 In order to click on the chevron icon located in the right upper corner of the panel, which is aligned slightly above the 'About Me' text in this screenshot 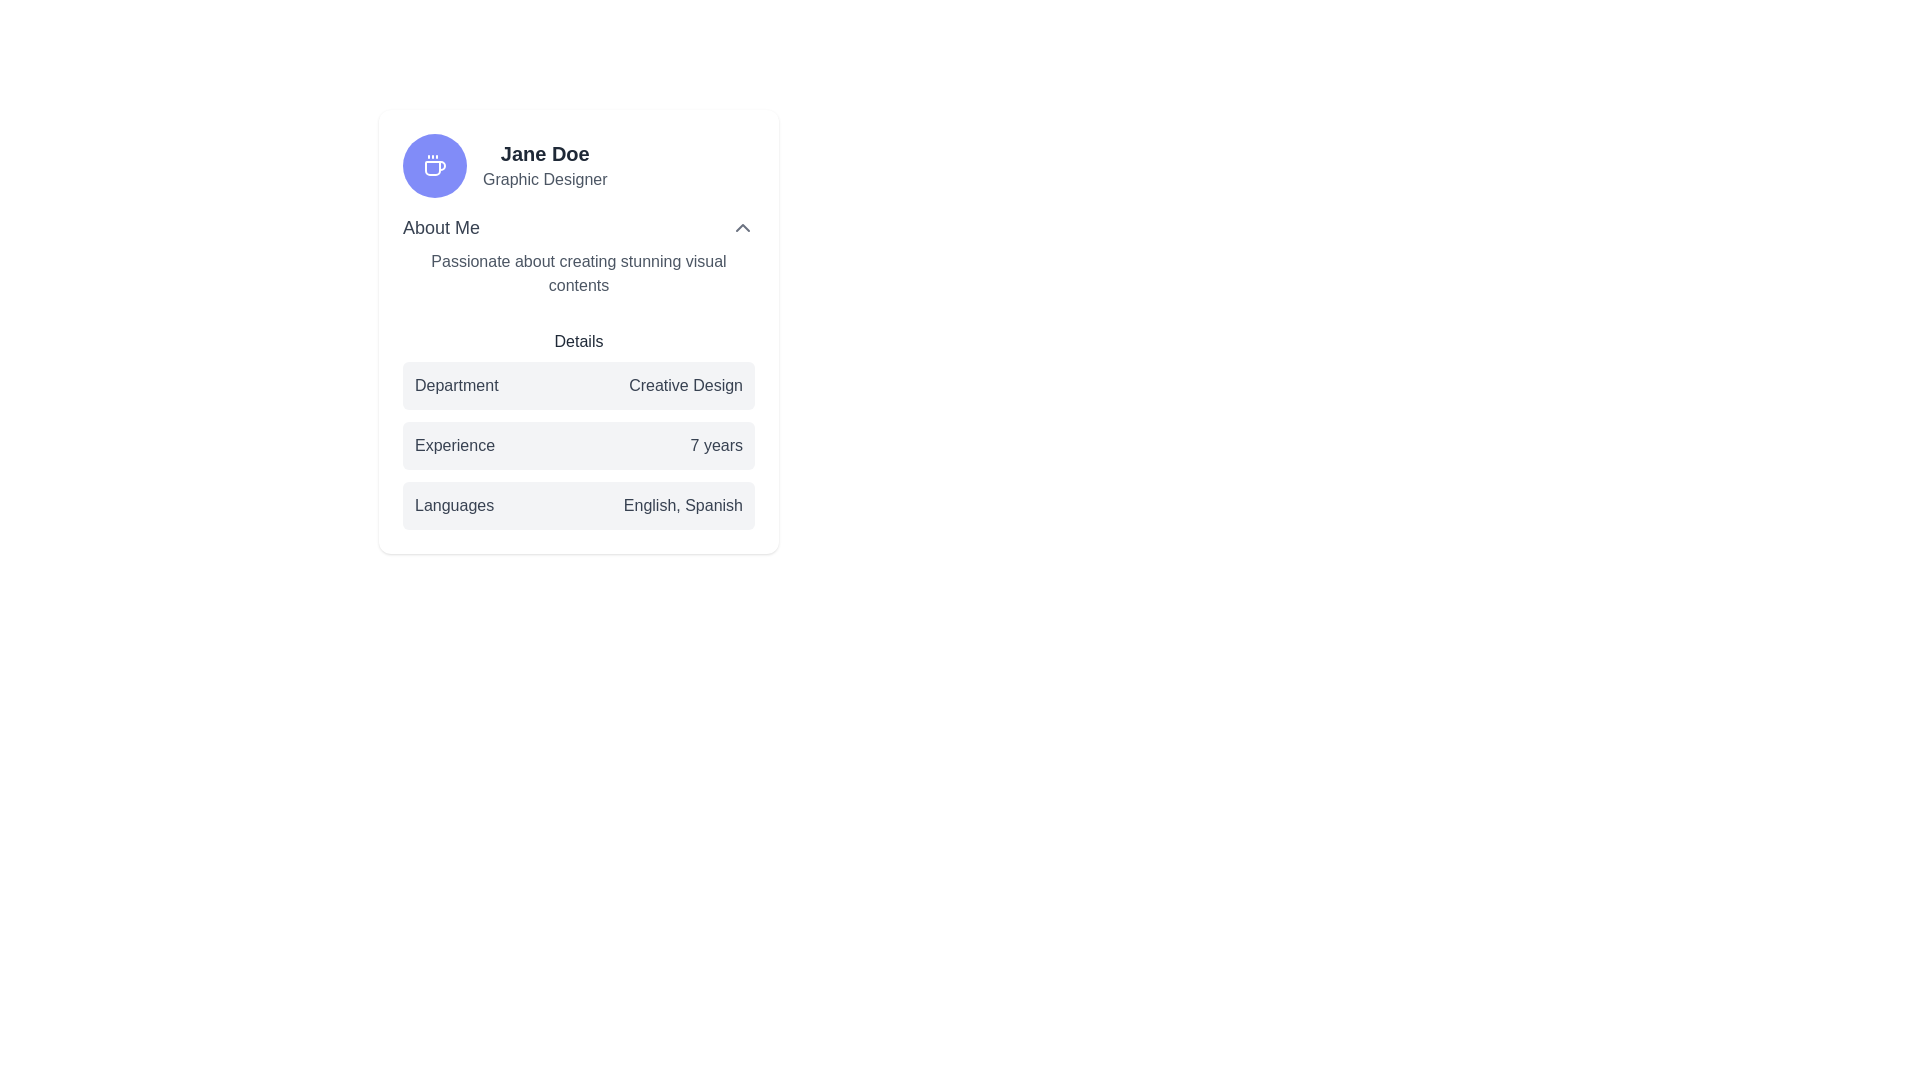, I will do `click(742, 226)`.